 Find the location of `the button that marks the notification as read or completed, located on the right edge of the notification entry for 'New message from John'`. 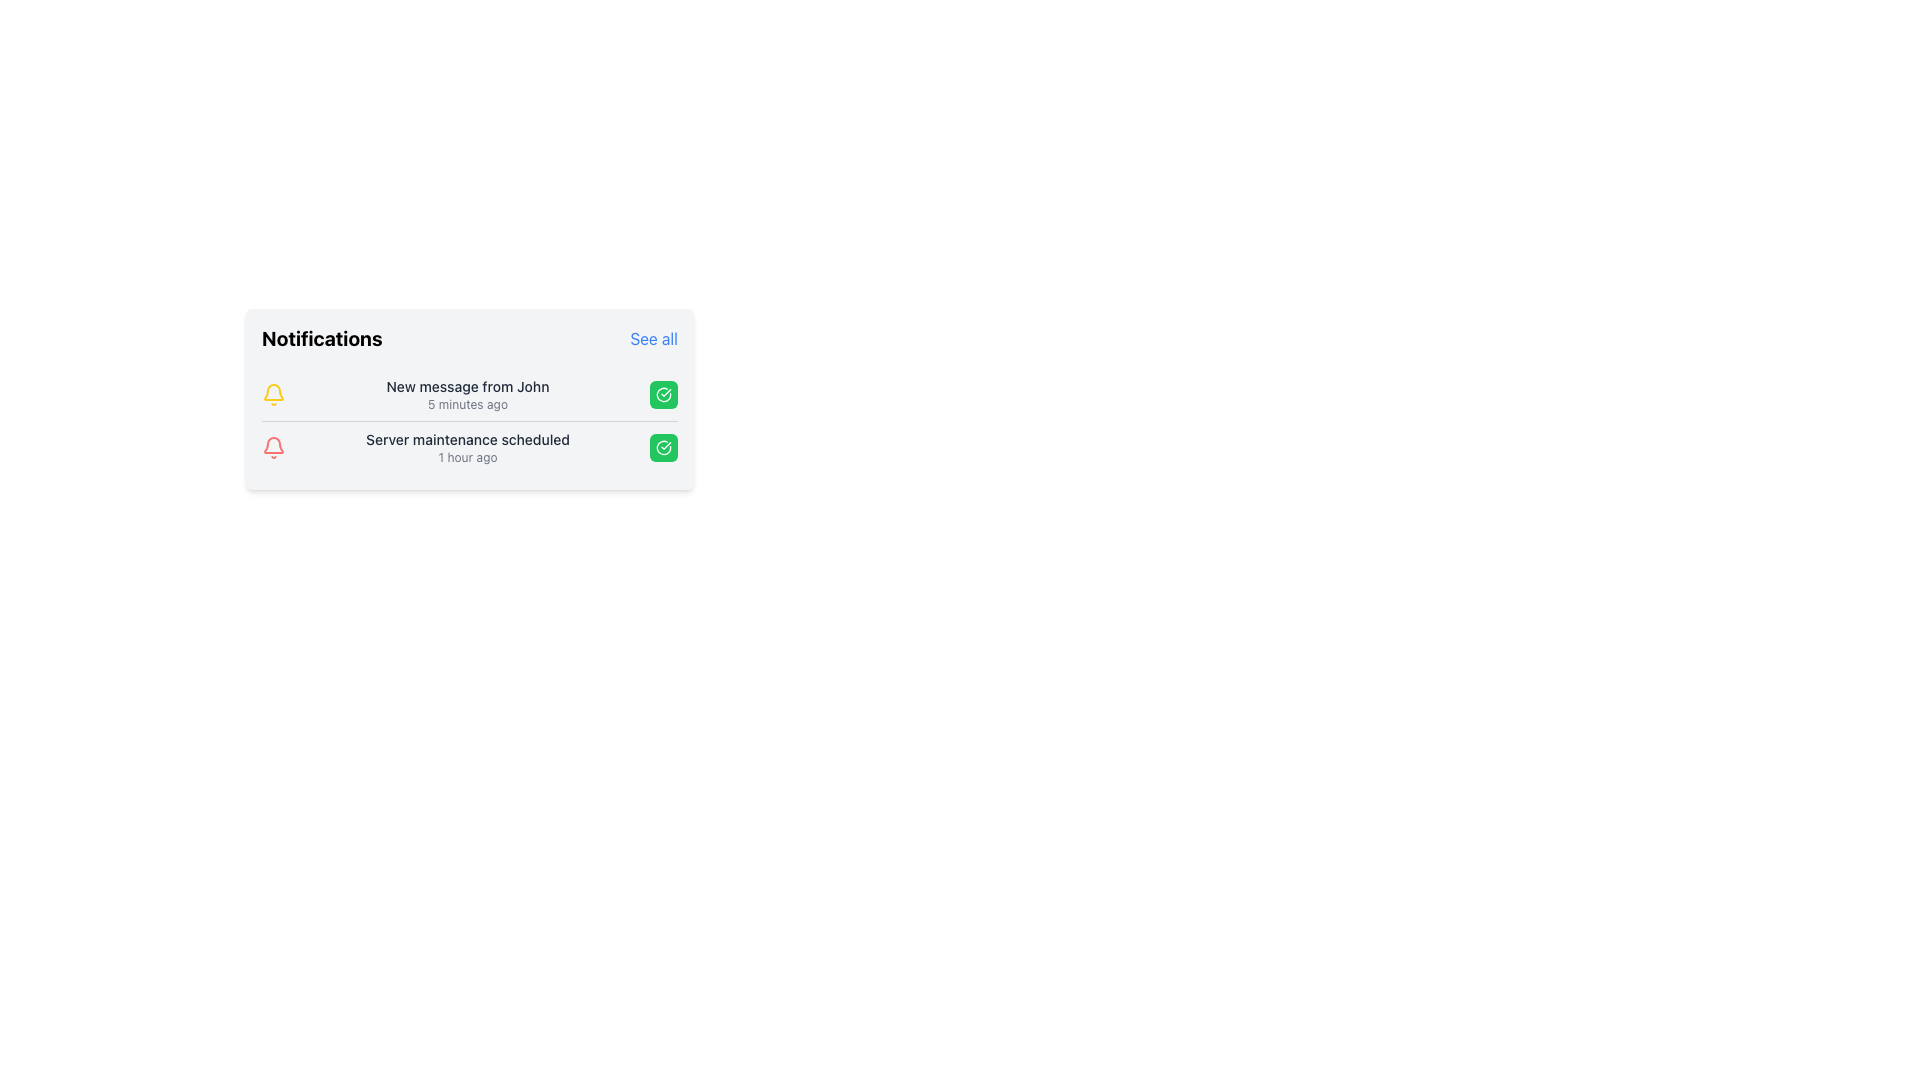

the button that marks the notification as read or completed, located on the right edge of the notification entry for 'New message from John' is located at coordinates (663, 394).